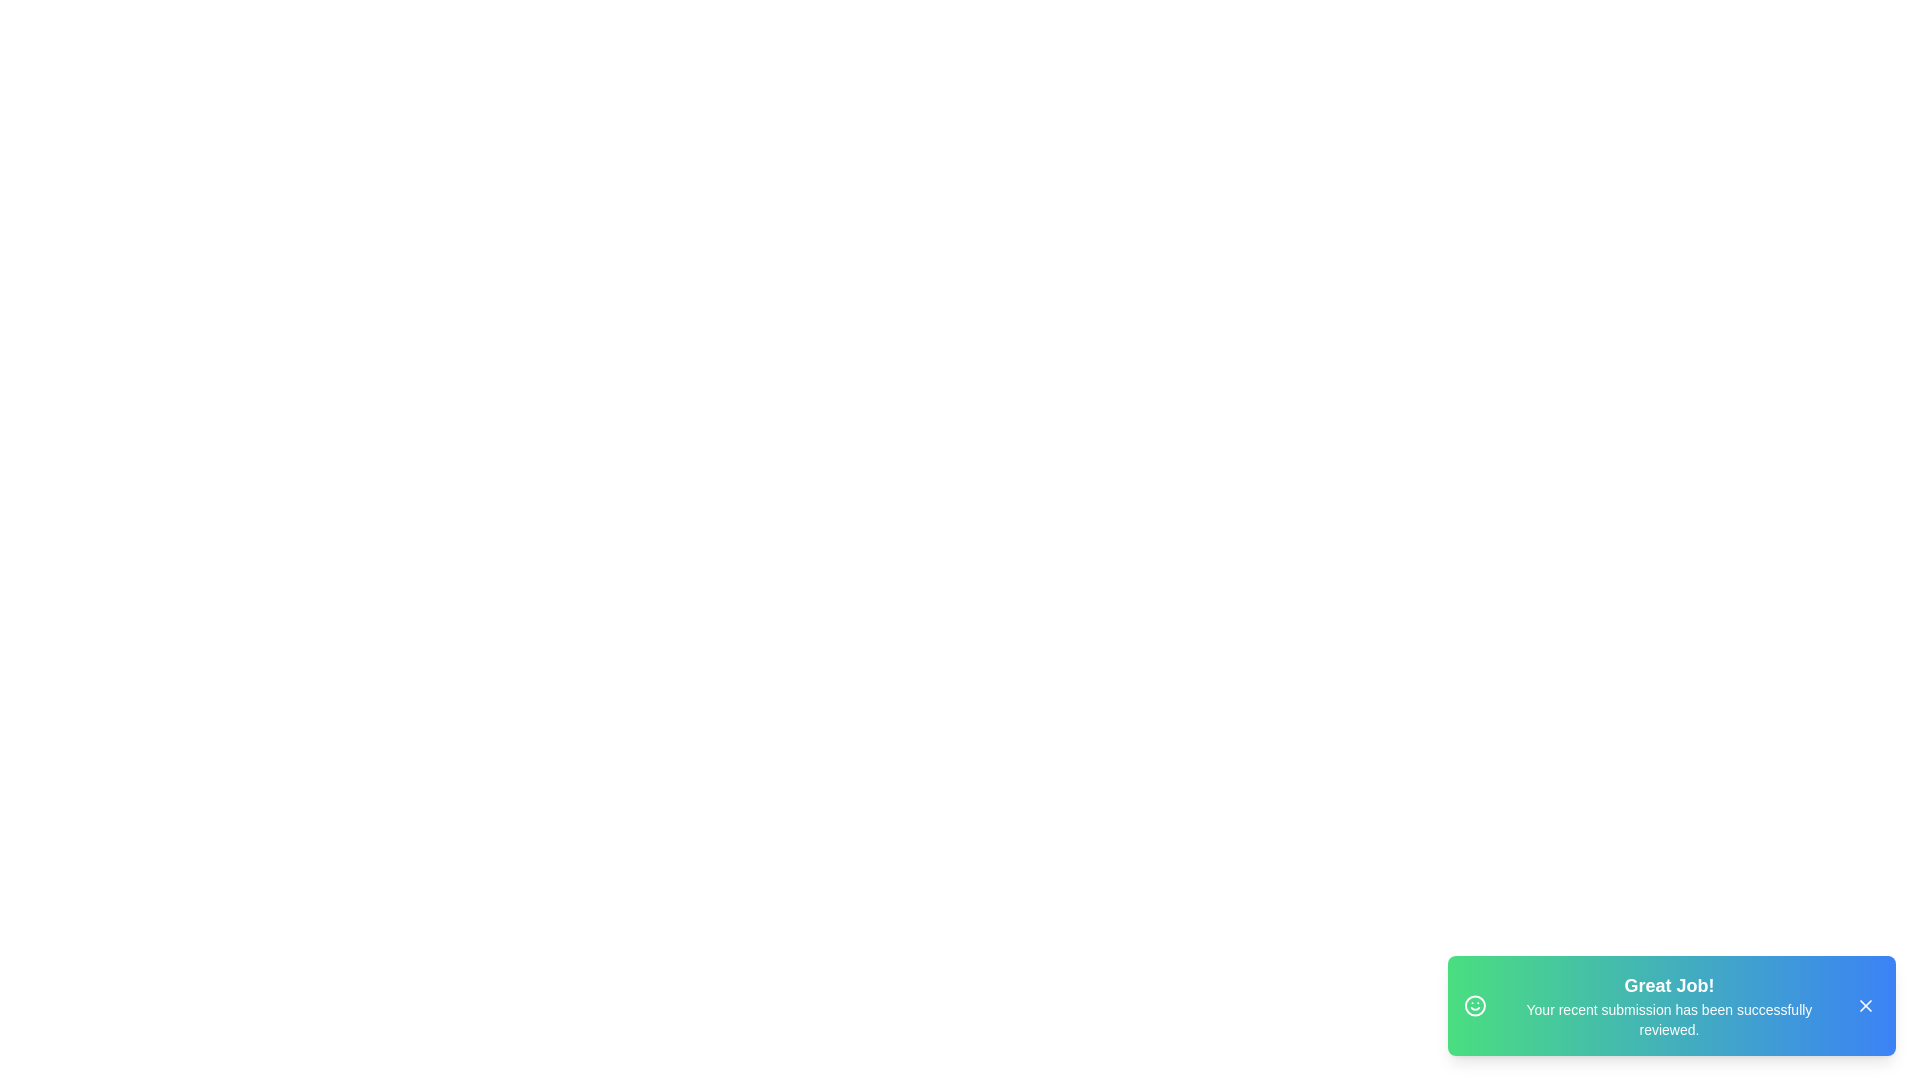 This screenshot has width=1920, height=1080. I want to click on the close button of the Snackbar to dismiss it, so click(1865, 1006).